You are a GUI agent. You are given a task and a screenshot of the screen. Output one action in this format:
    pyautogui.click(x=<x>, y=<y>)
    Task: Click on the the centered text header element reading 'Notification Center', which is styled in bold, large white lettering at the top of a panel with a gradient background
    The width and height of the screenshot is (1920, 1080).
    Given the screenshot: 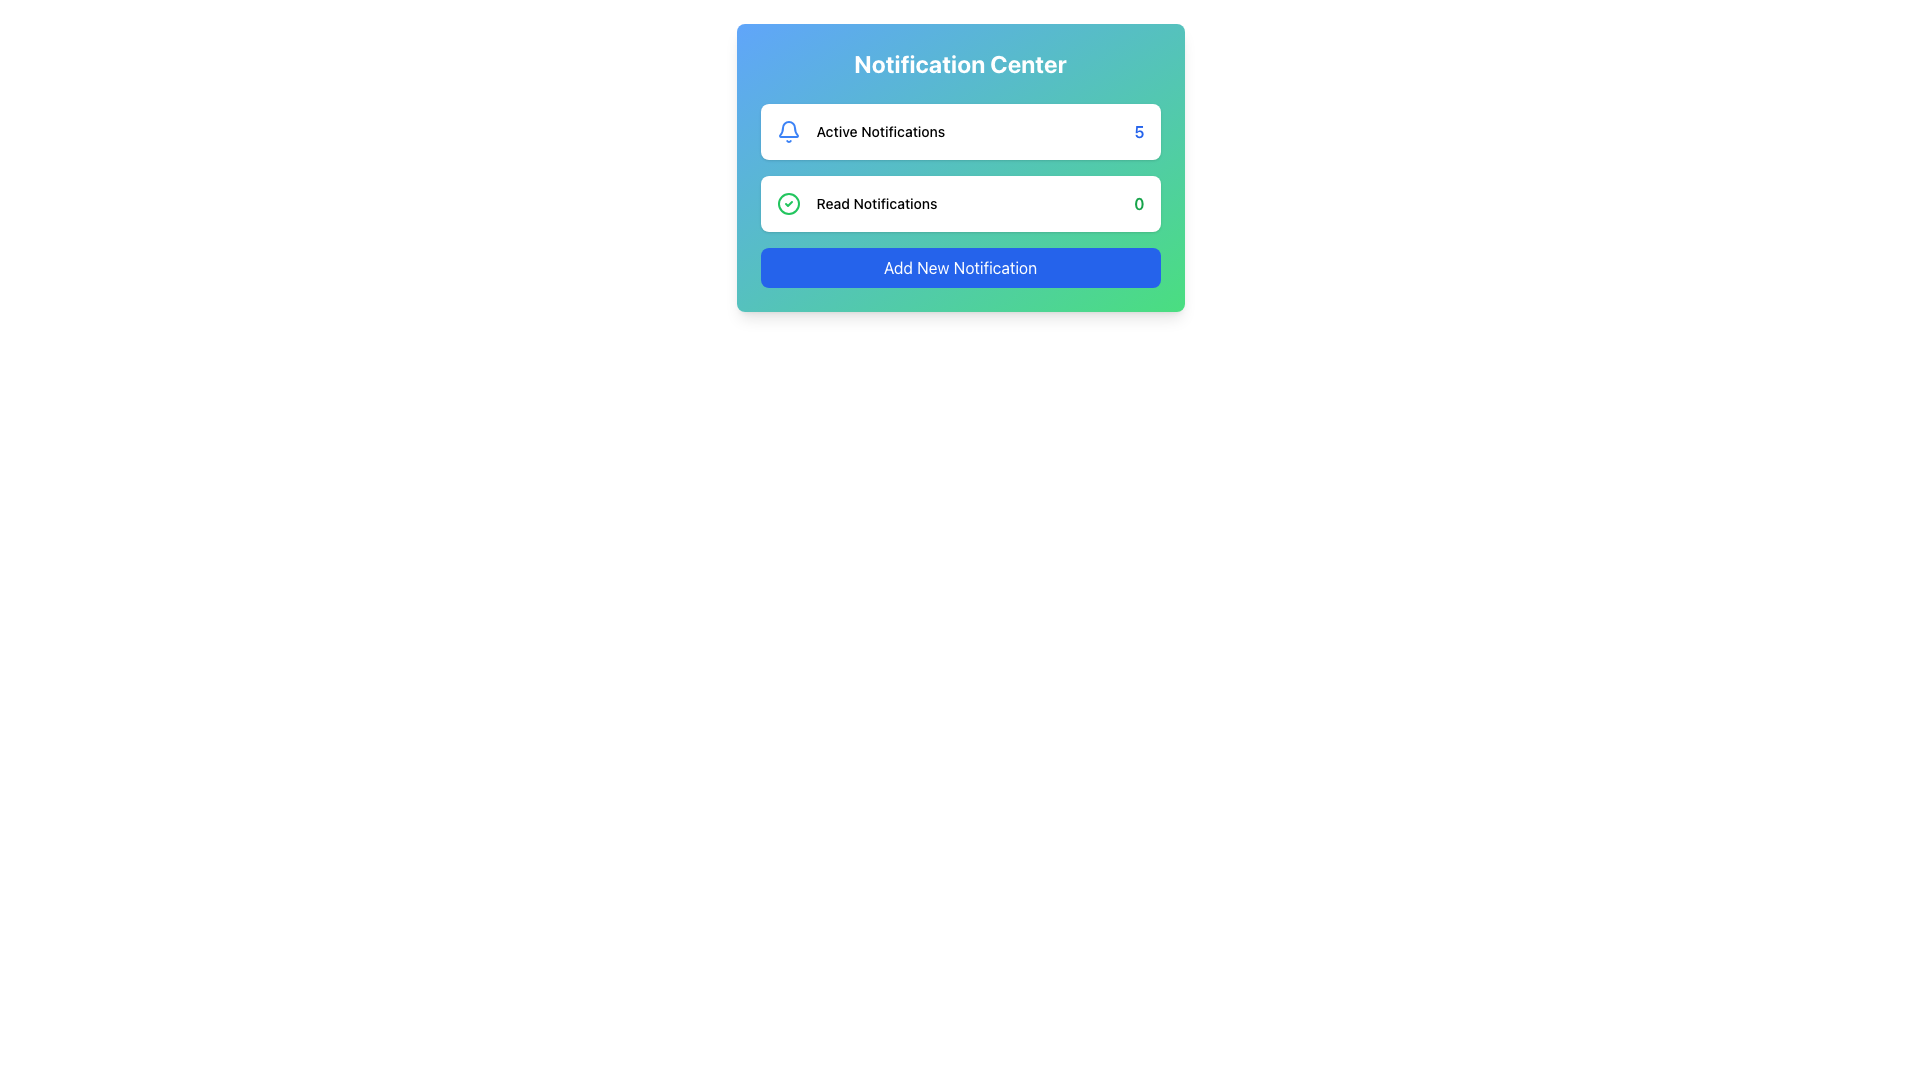 What is the action you would take?
    pyautogui.click(x=960, y=63)
    